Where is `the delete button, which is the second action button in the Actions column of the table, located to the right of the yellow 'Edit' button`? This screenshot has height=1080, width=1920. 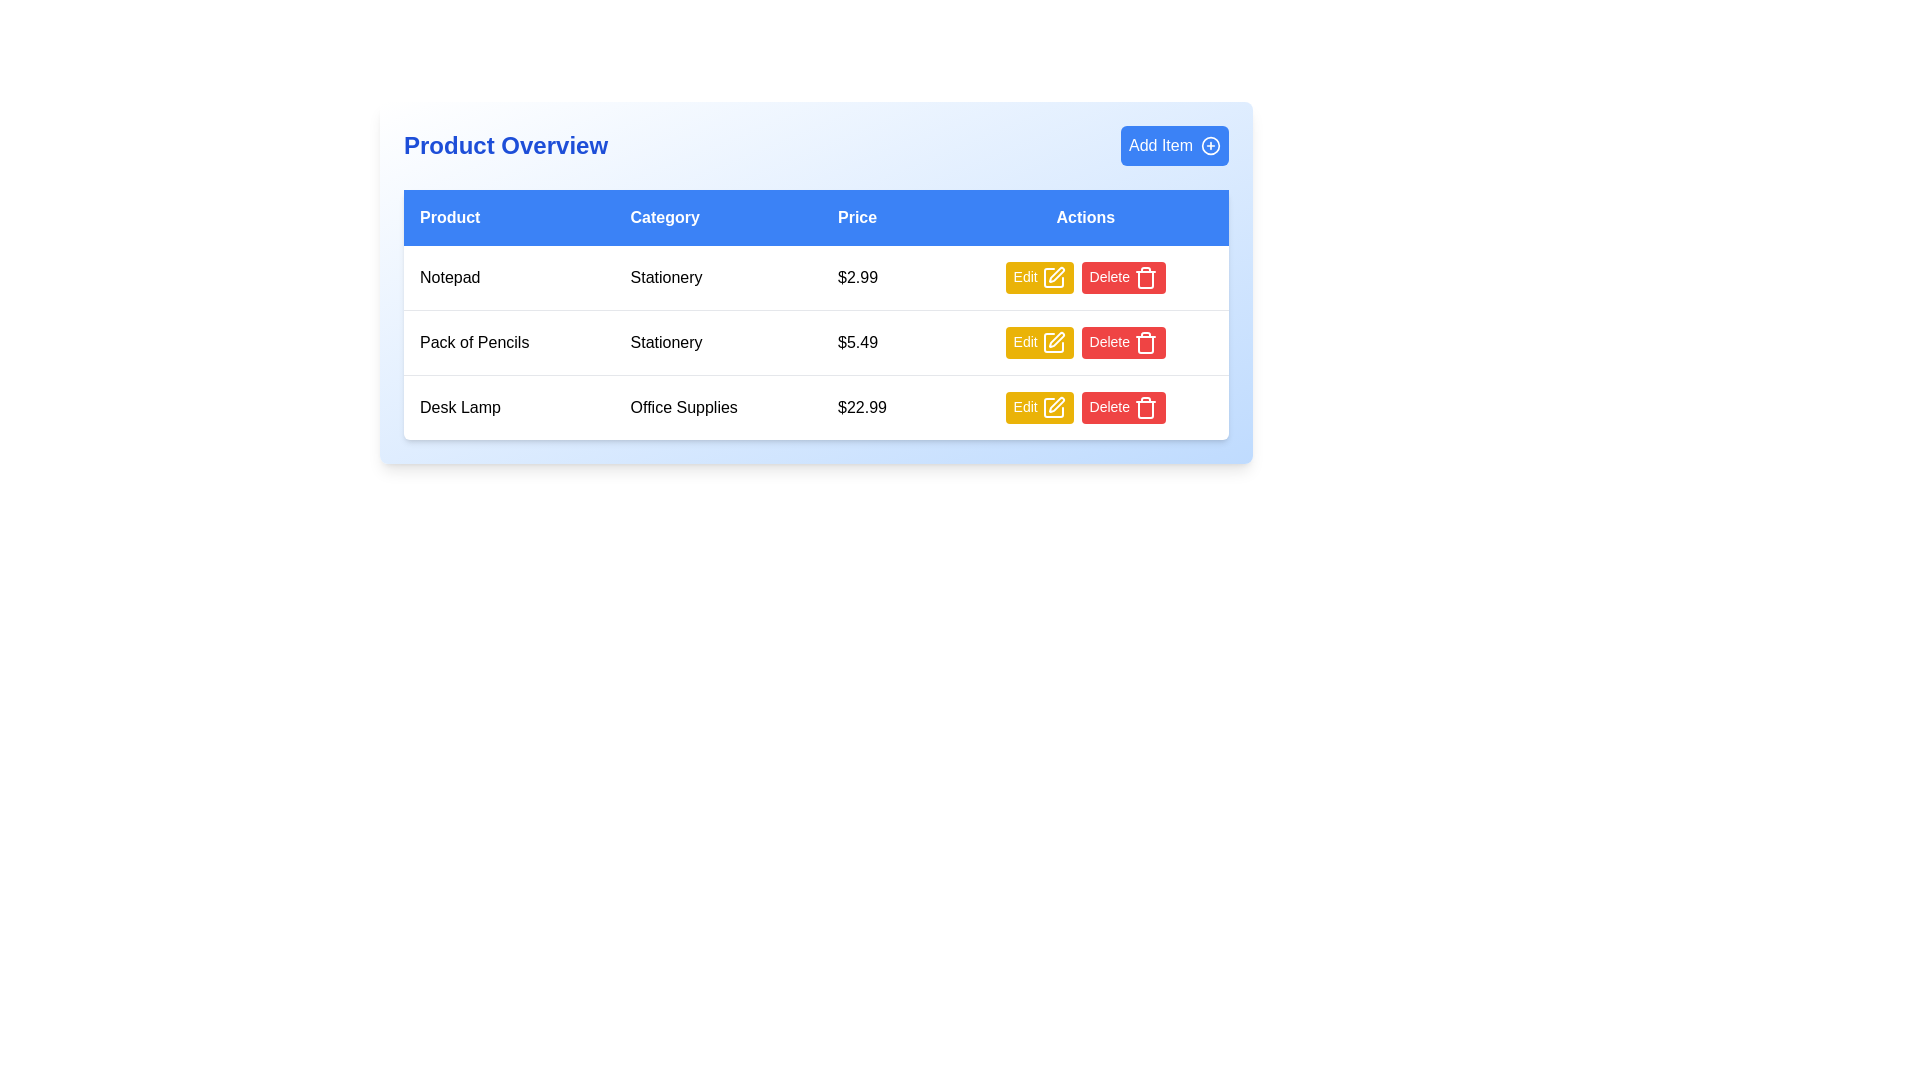
the delete button, which is the second action button in the Actions column of the table, located to the right of the yellow 'Edit' button is located at coordinates (1123, 407).